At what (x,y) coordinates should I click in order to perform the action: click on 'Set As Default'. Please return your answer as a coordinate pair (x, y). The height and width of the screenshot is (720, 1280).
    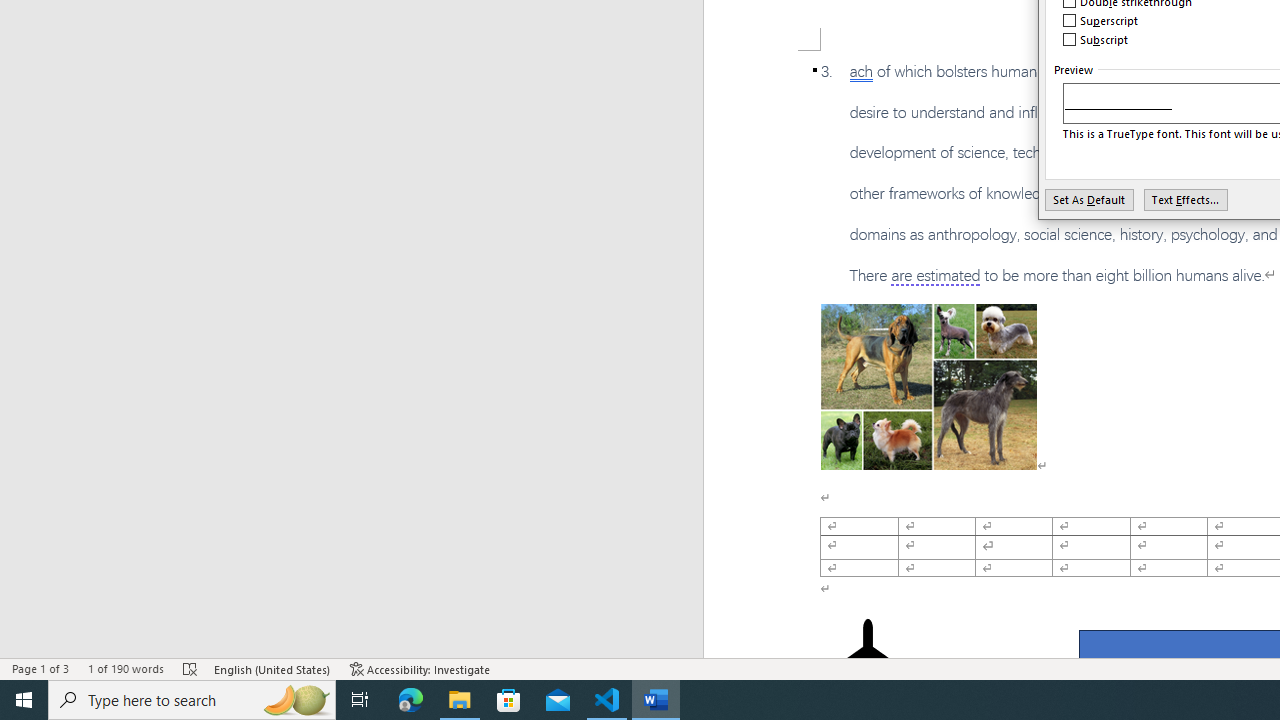
    Looking at the image, I should click on (1088, 199).